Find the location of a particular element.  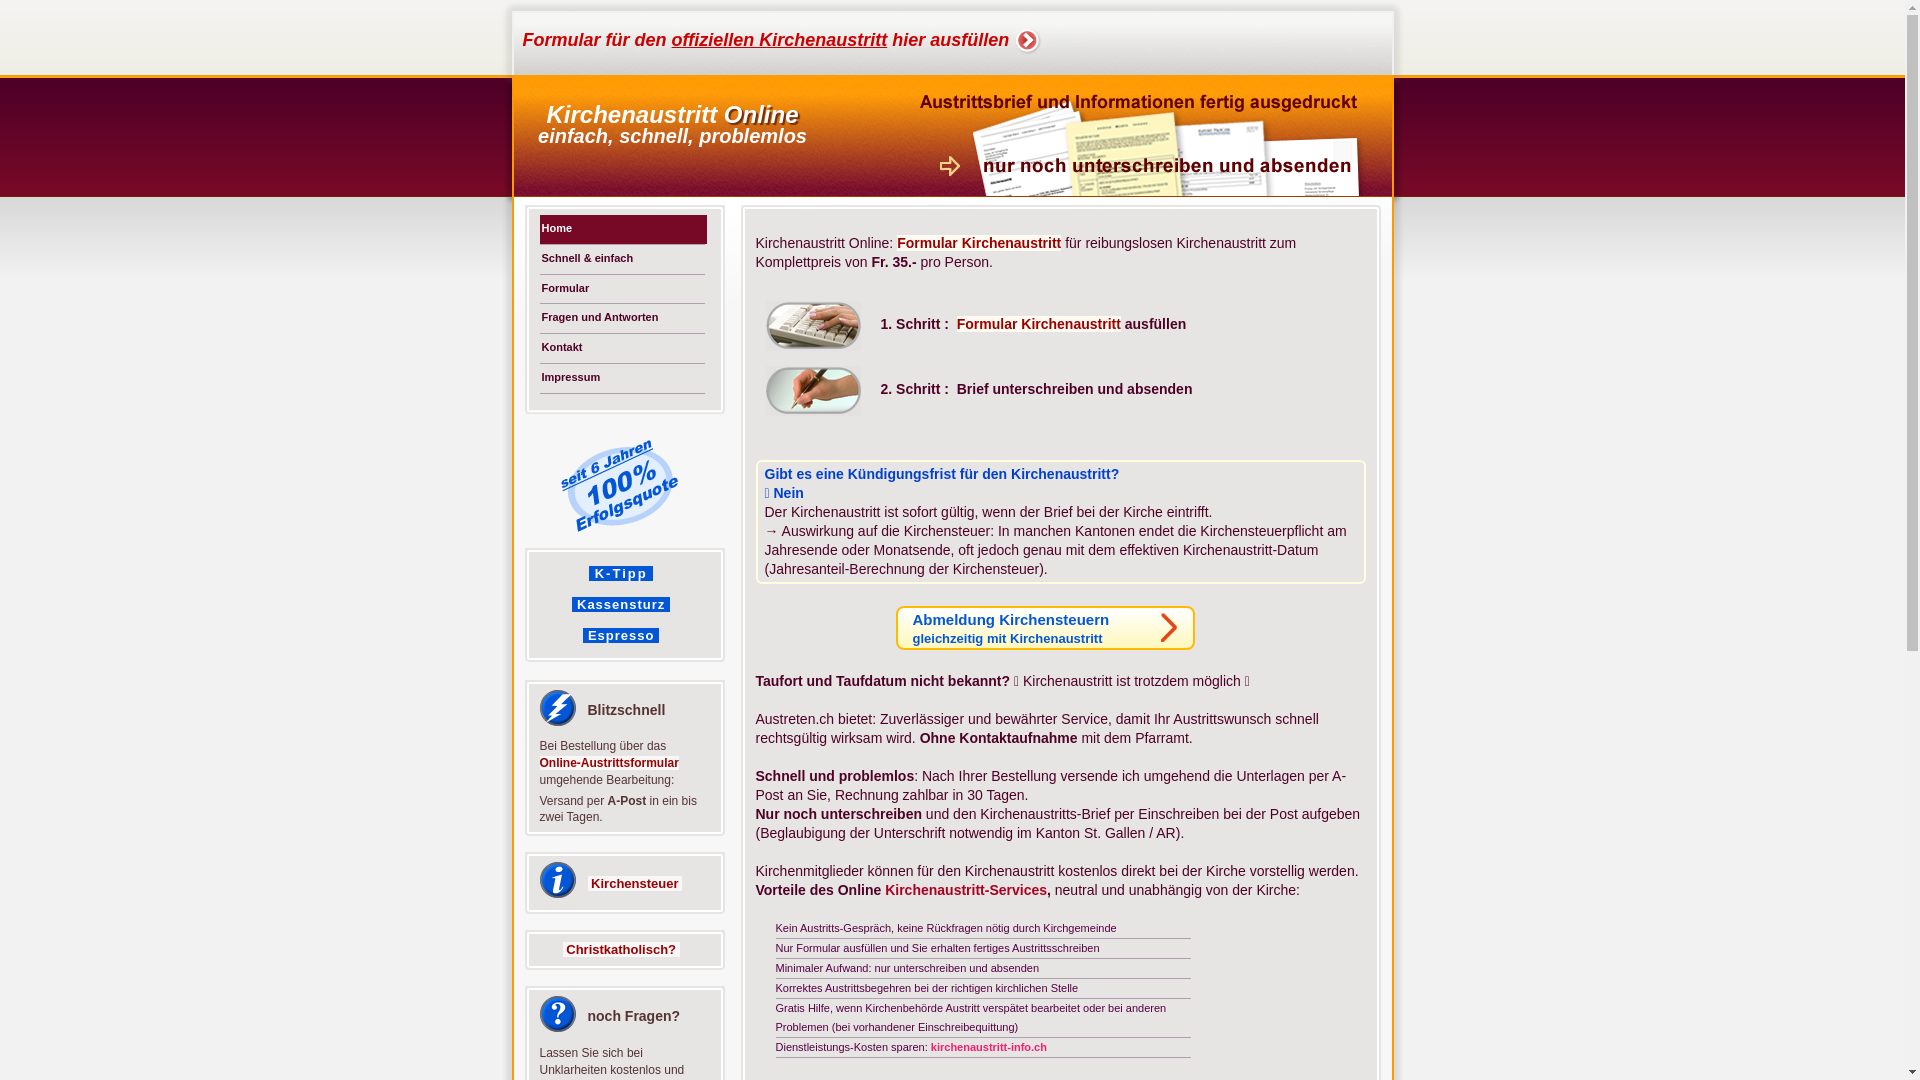

' Kassensturz ' is located at coordinates (570, 602).